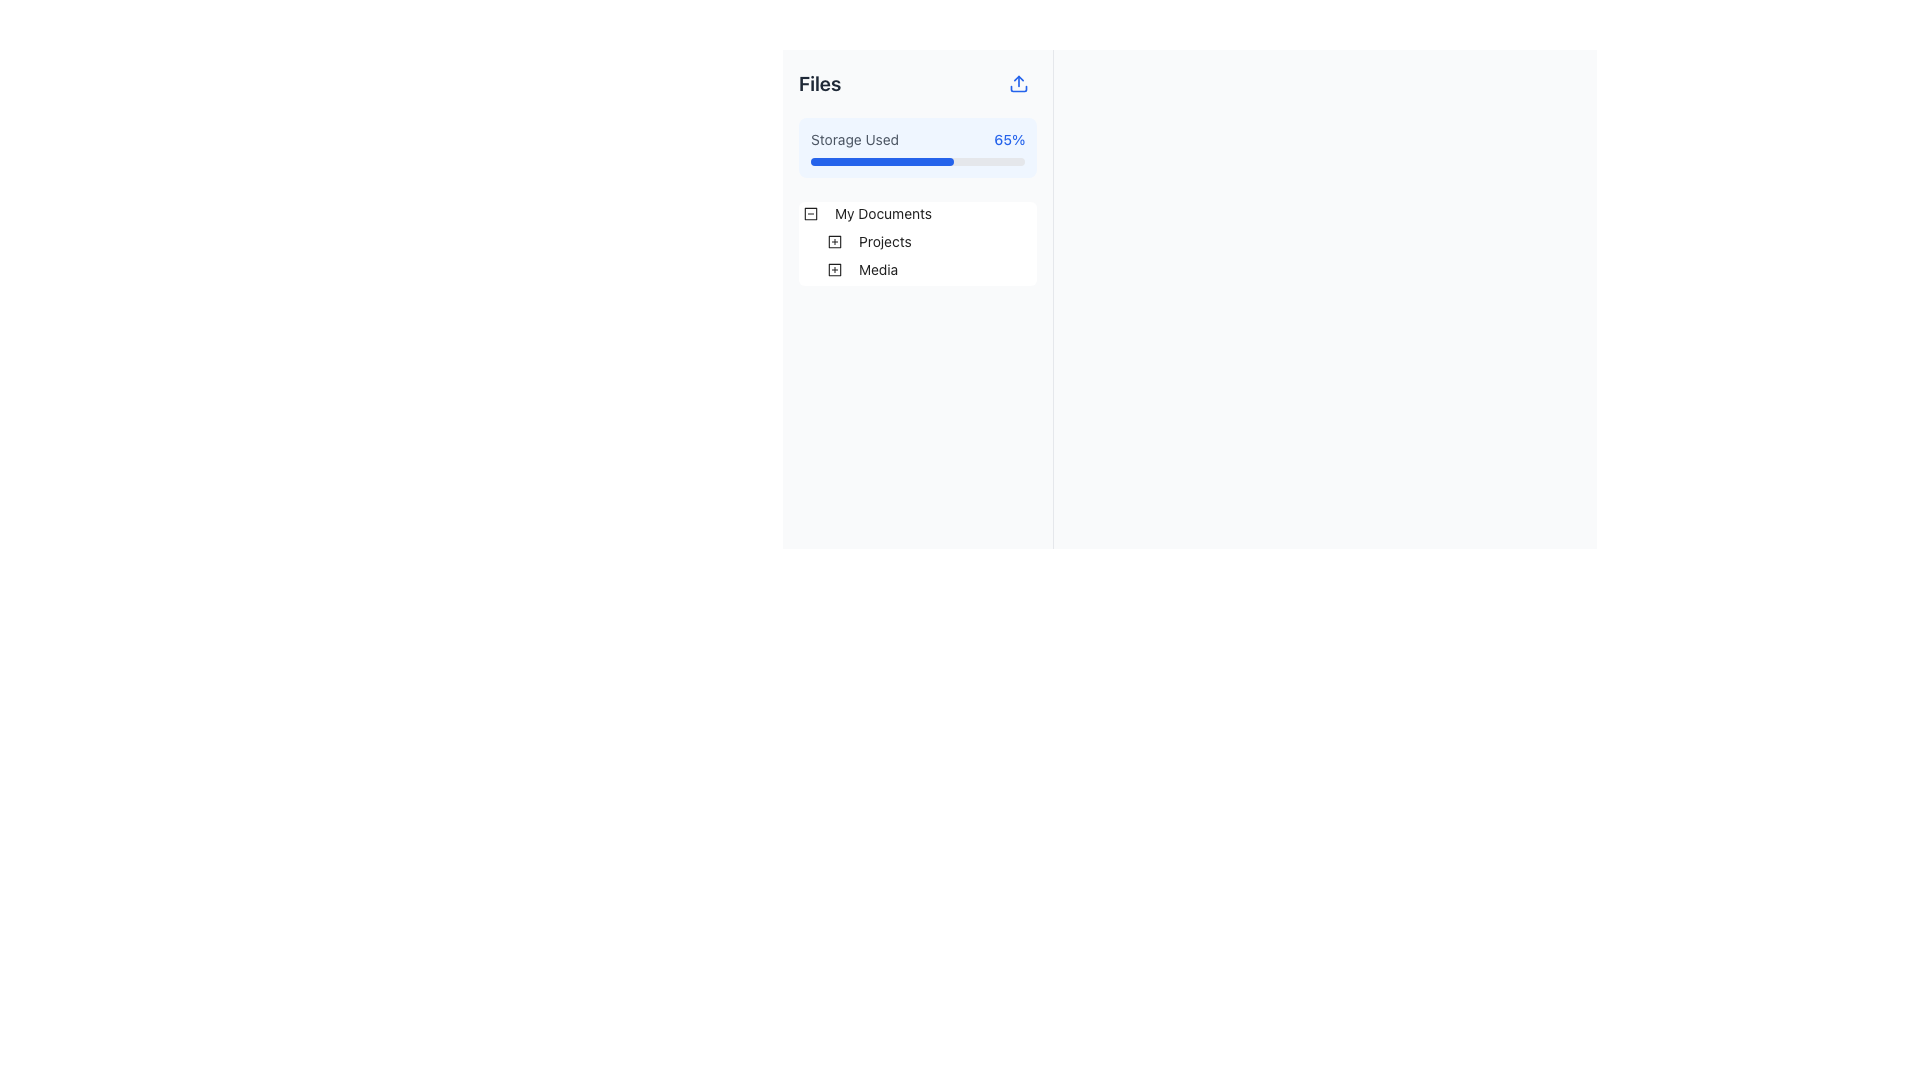 This screenshot has height=1080, width=1920. Describe the element at coordinates (878, 270) in the screenshot. I see `the 'Media' label within the collapsible tree structure under 'Projects' in the 'My Documents' section` at that location.